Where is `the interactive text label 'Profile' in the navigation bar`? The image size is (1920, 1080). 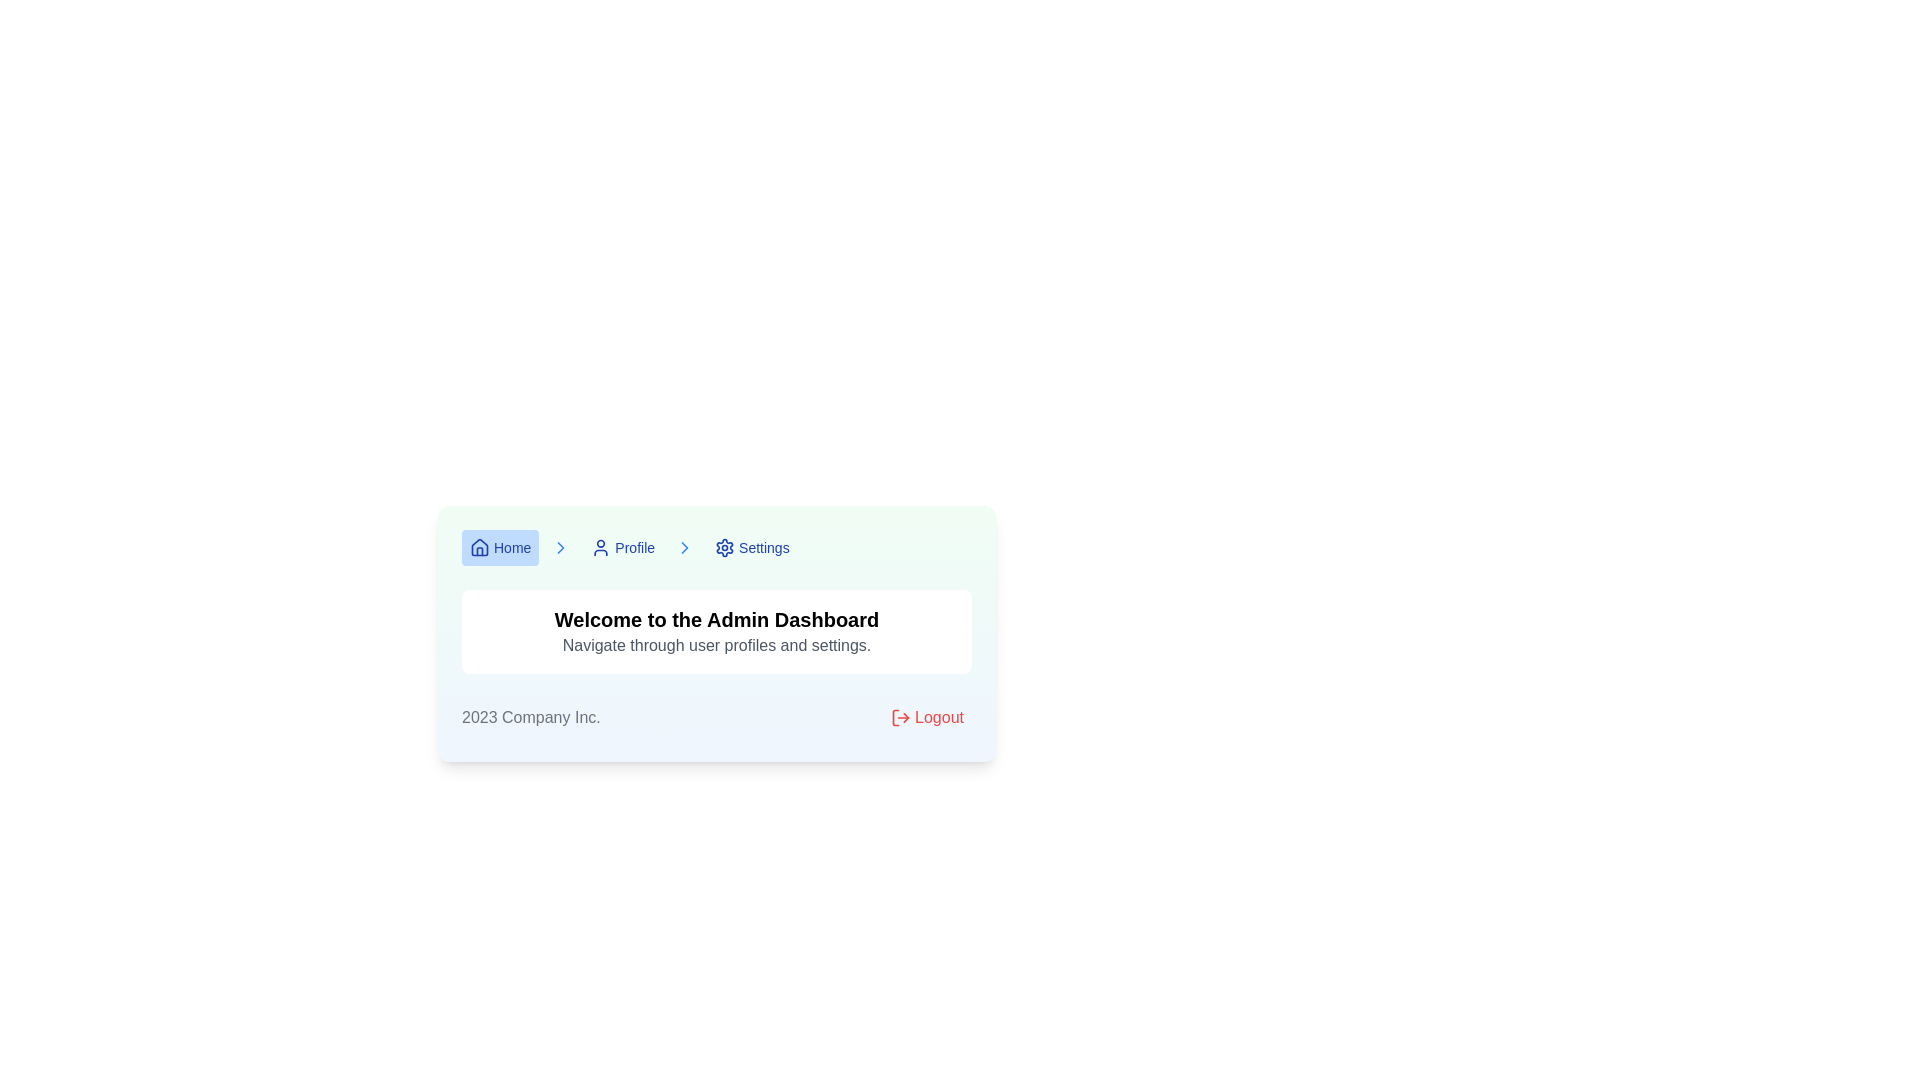 the interactive text label 'Profile' in the navigation bar is located at coordinates (634, 547).